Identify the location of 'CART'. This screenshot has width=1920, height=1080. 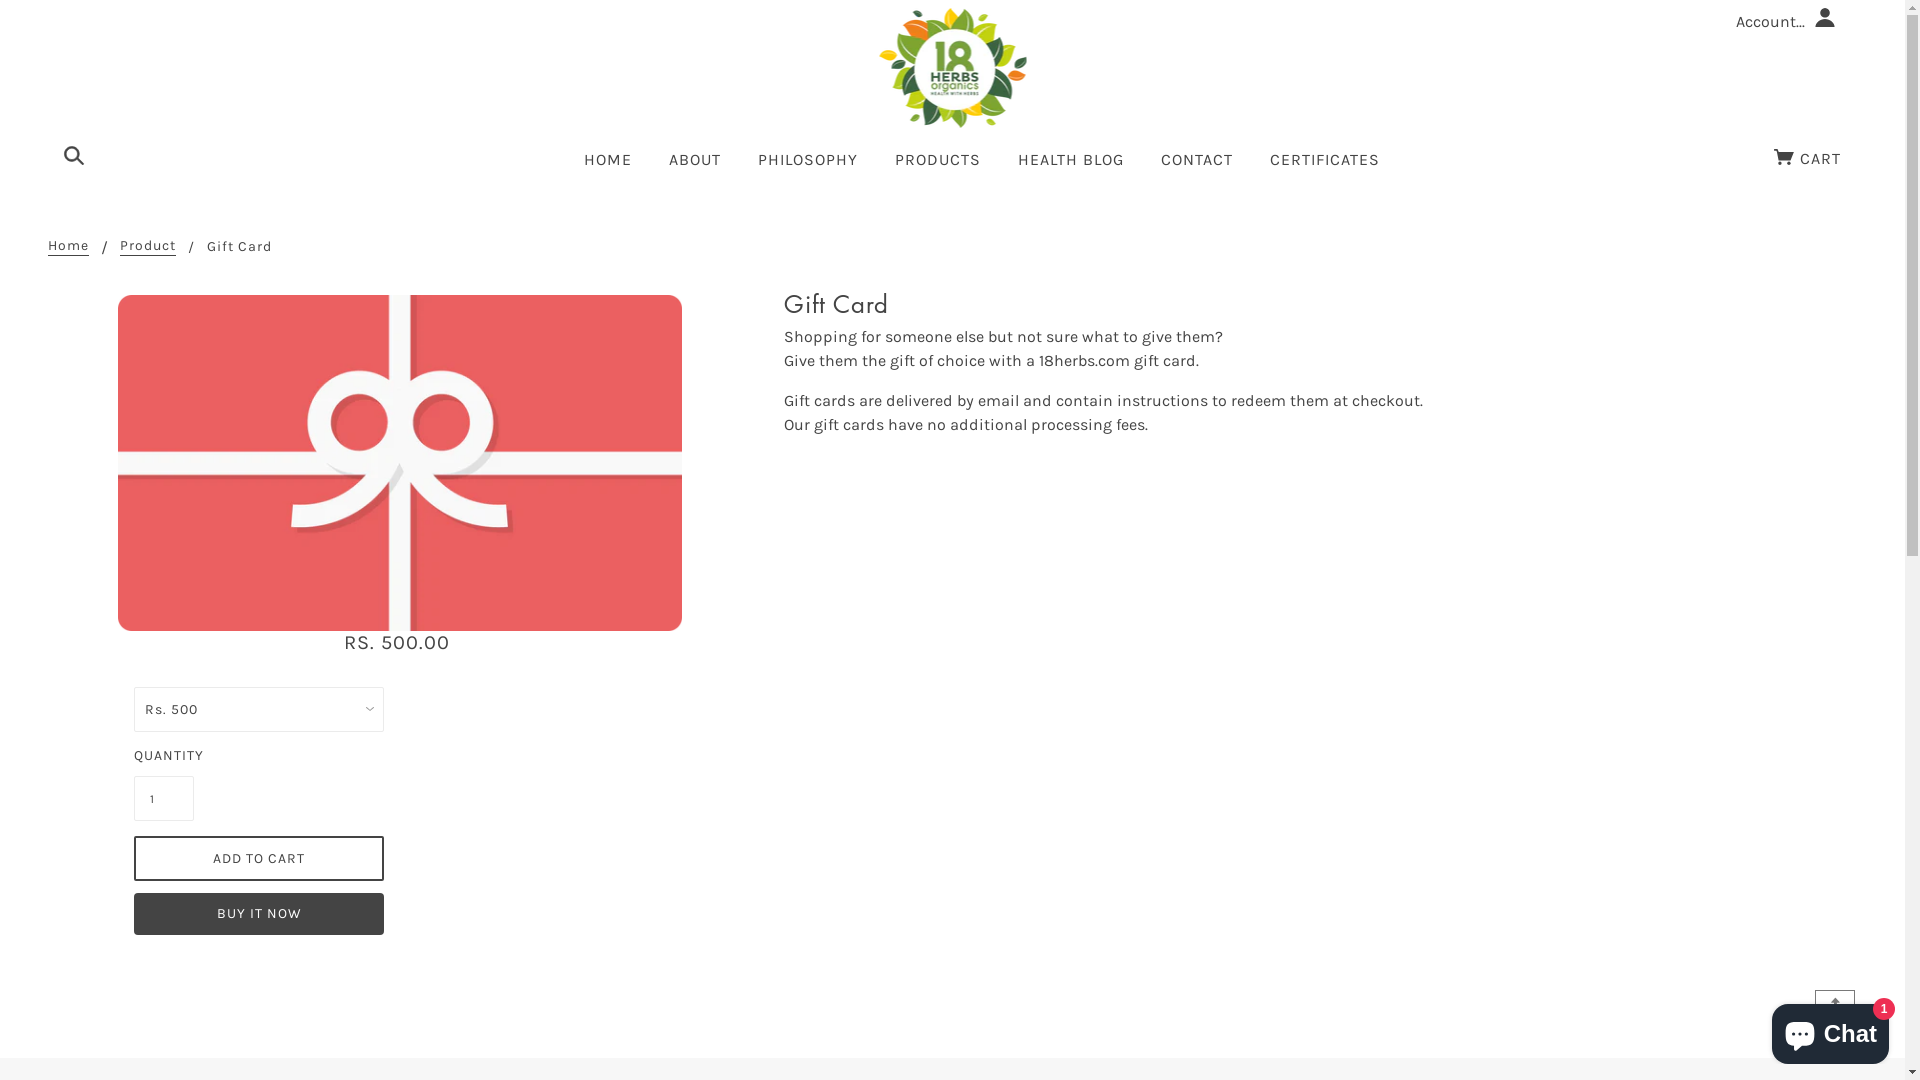
(1804, 157).